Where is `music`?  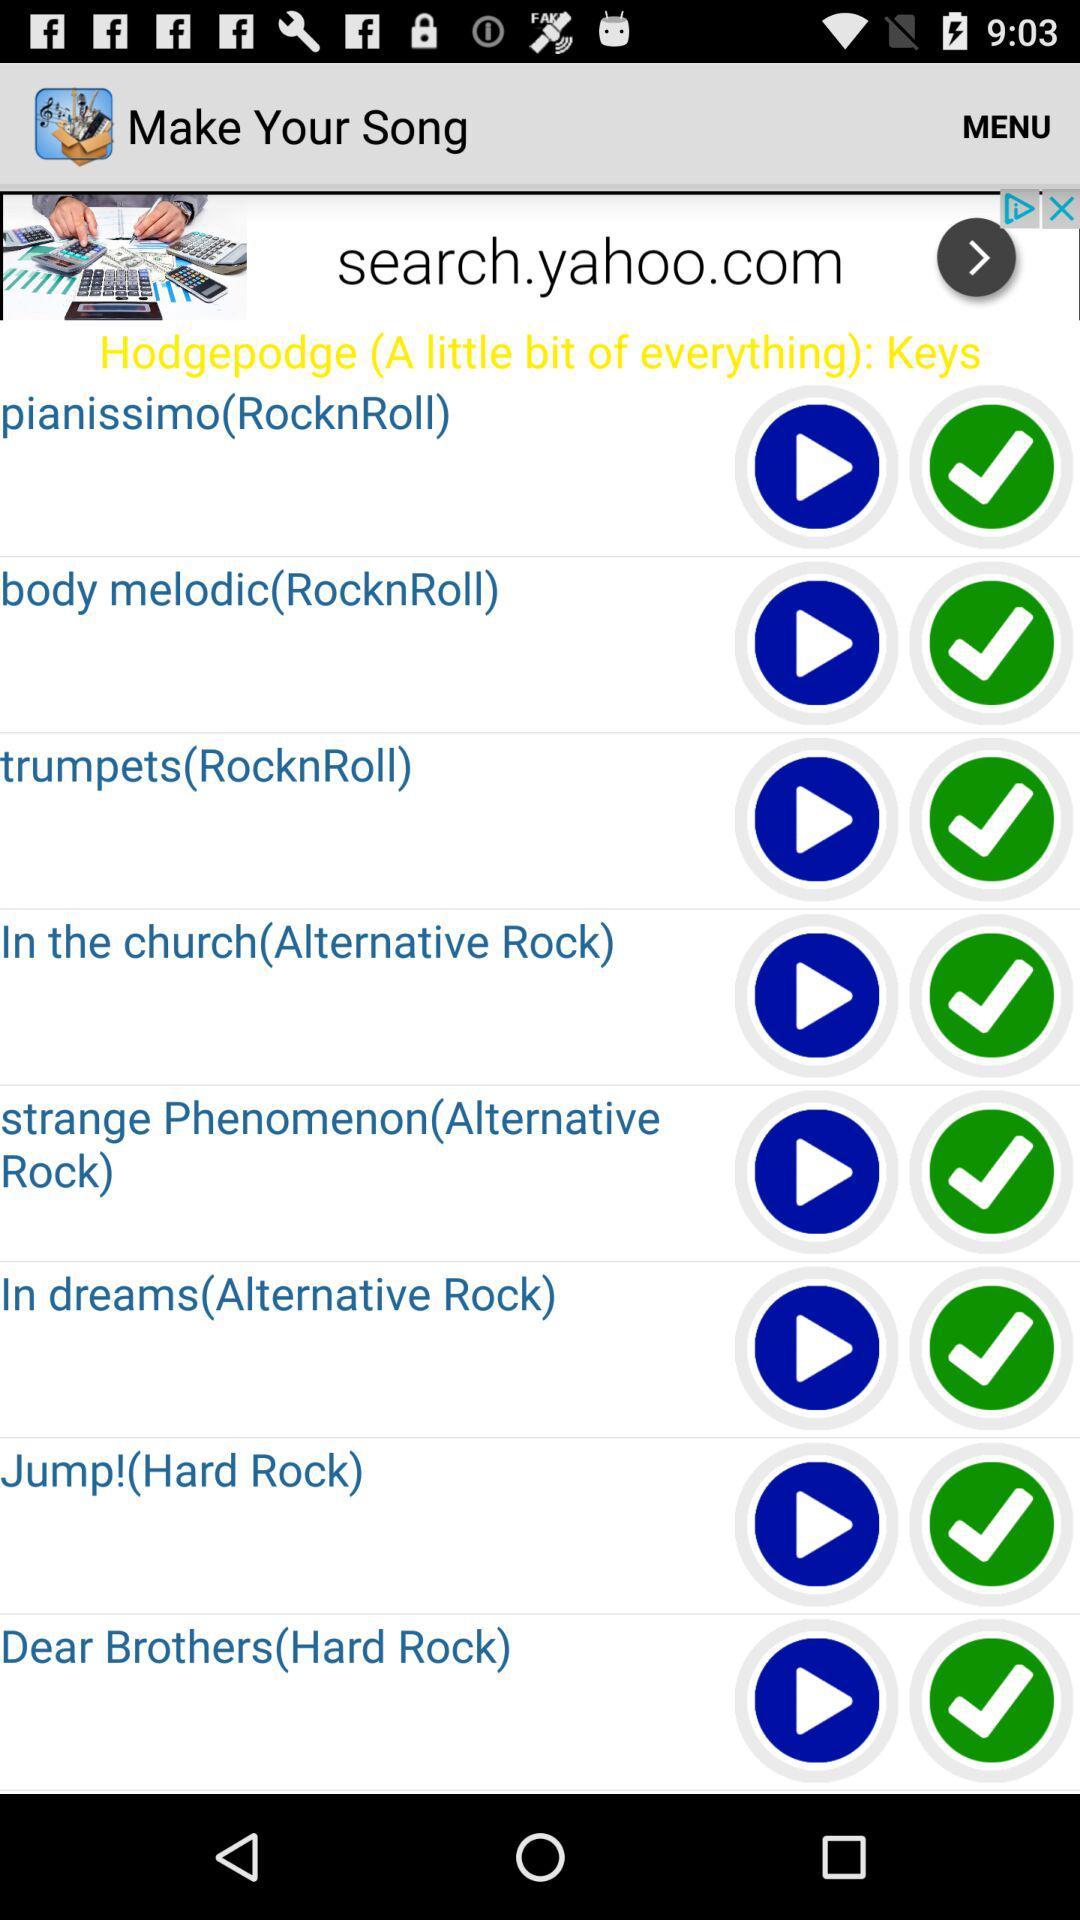 music is located at coordinates (817, 1524).